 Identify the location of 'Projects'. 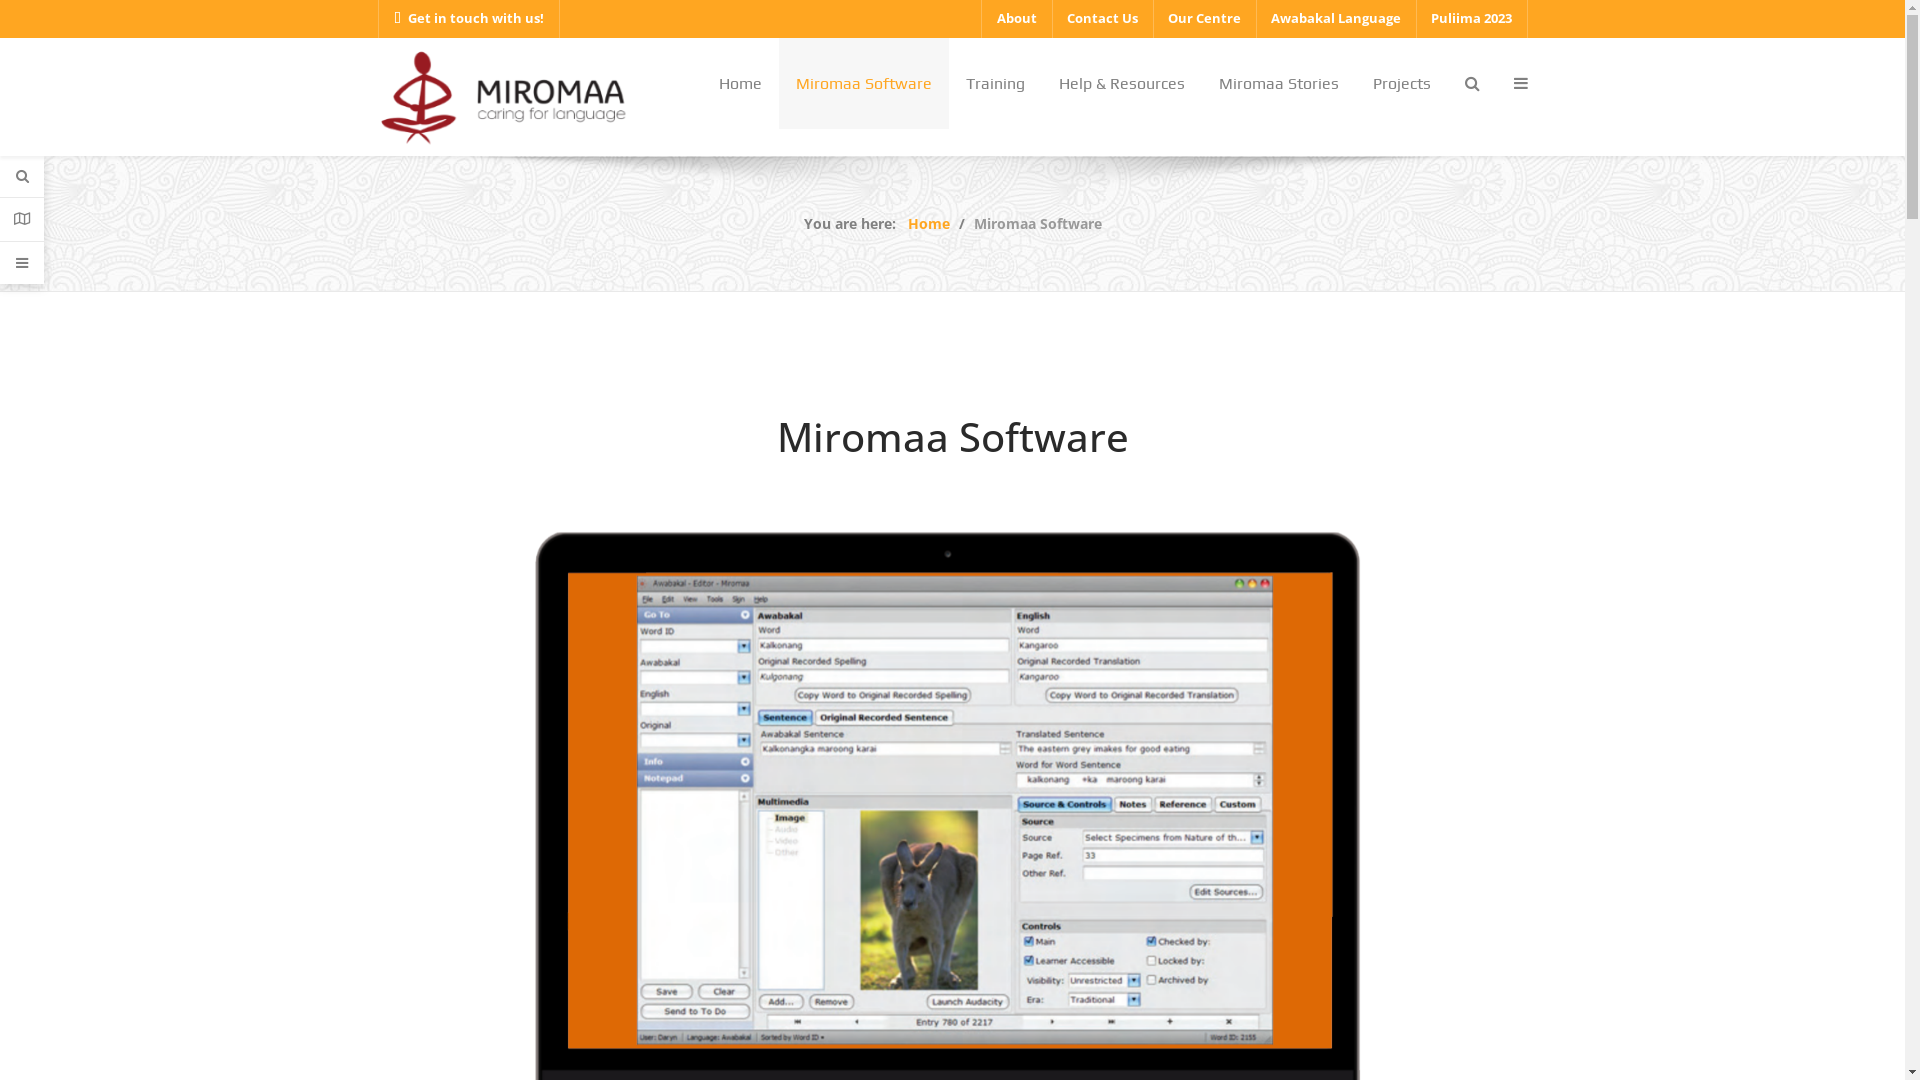
(1400, 82).